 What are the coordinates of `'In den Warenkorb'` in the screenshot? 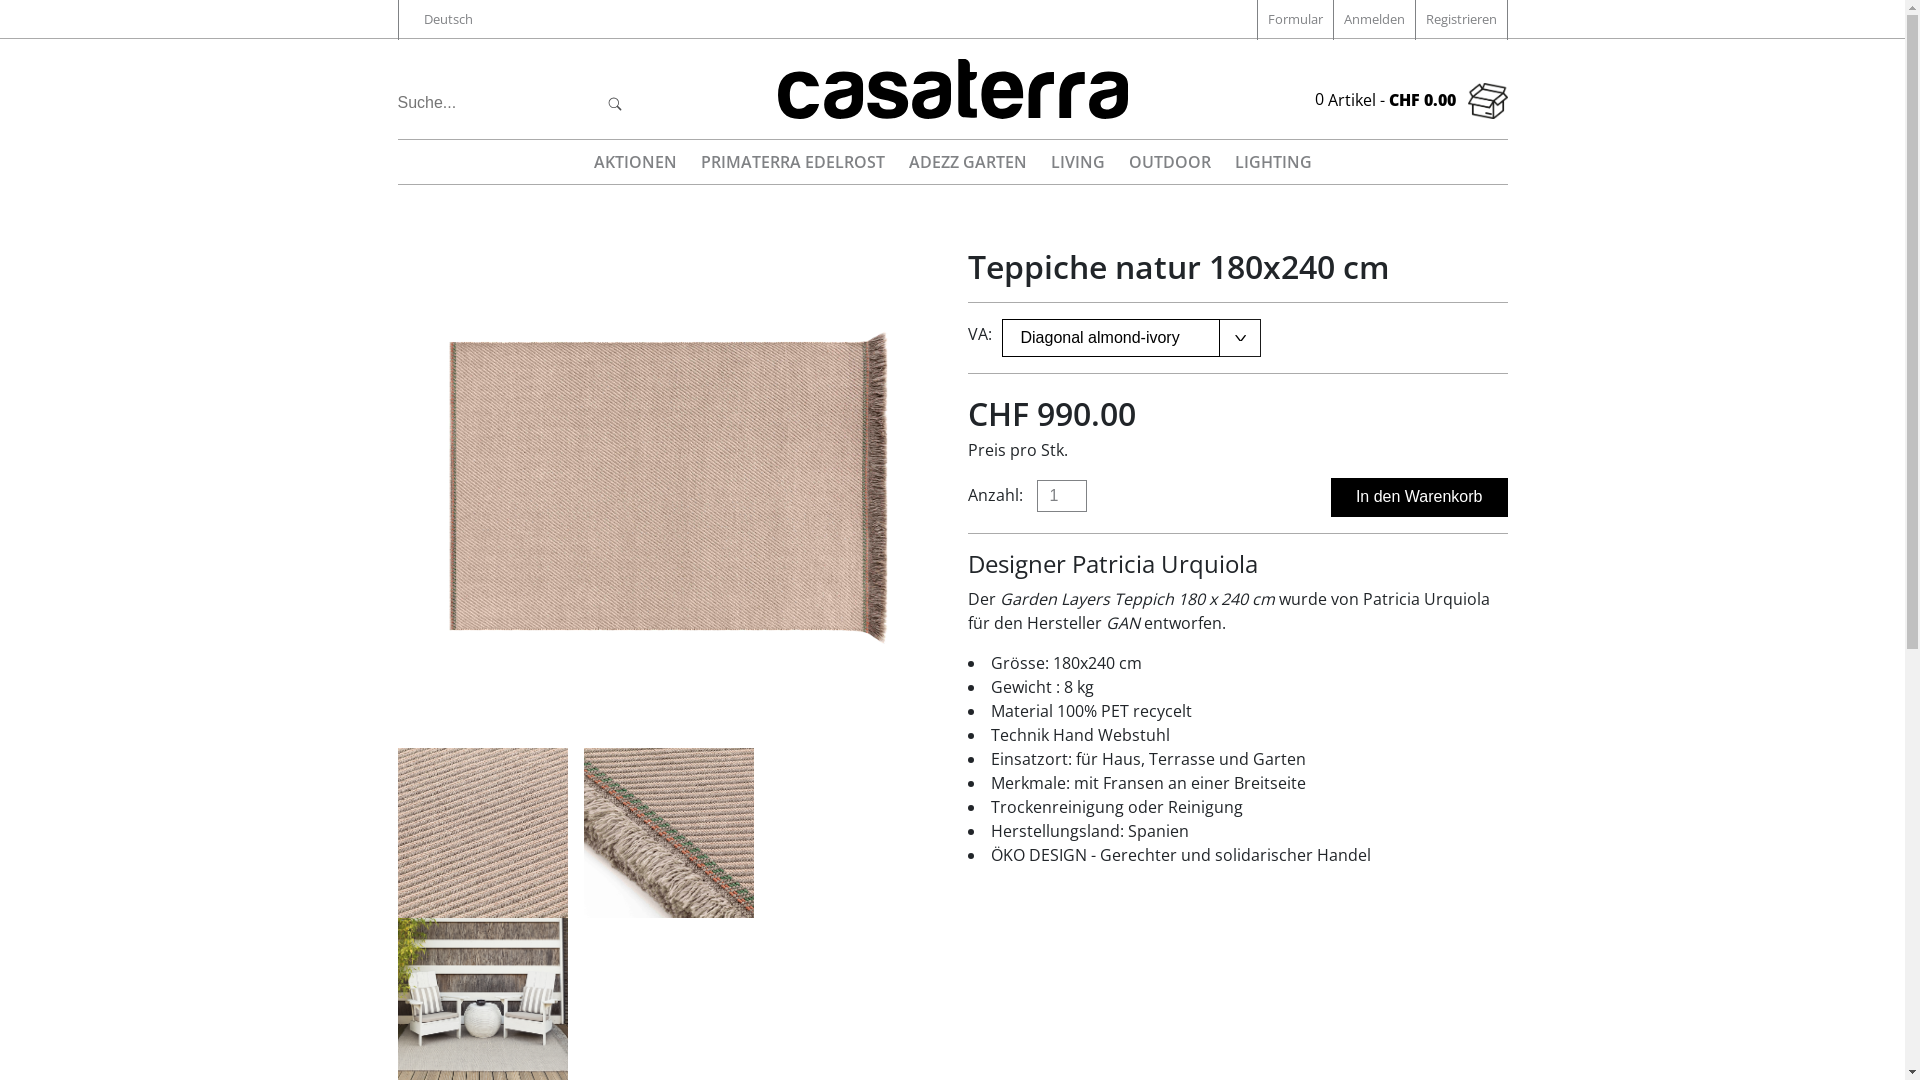 It's located at (1418, 496).